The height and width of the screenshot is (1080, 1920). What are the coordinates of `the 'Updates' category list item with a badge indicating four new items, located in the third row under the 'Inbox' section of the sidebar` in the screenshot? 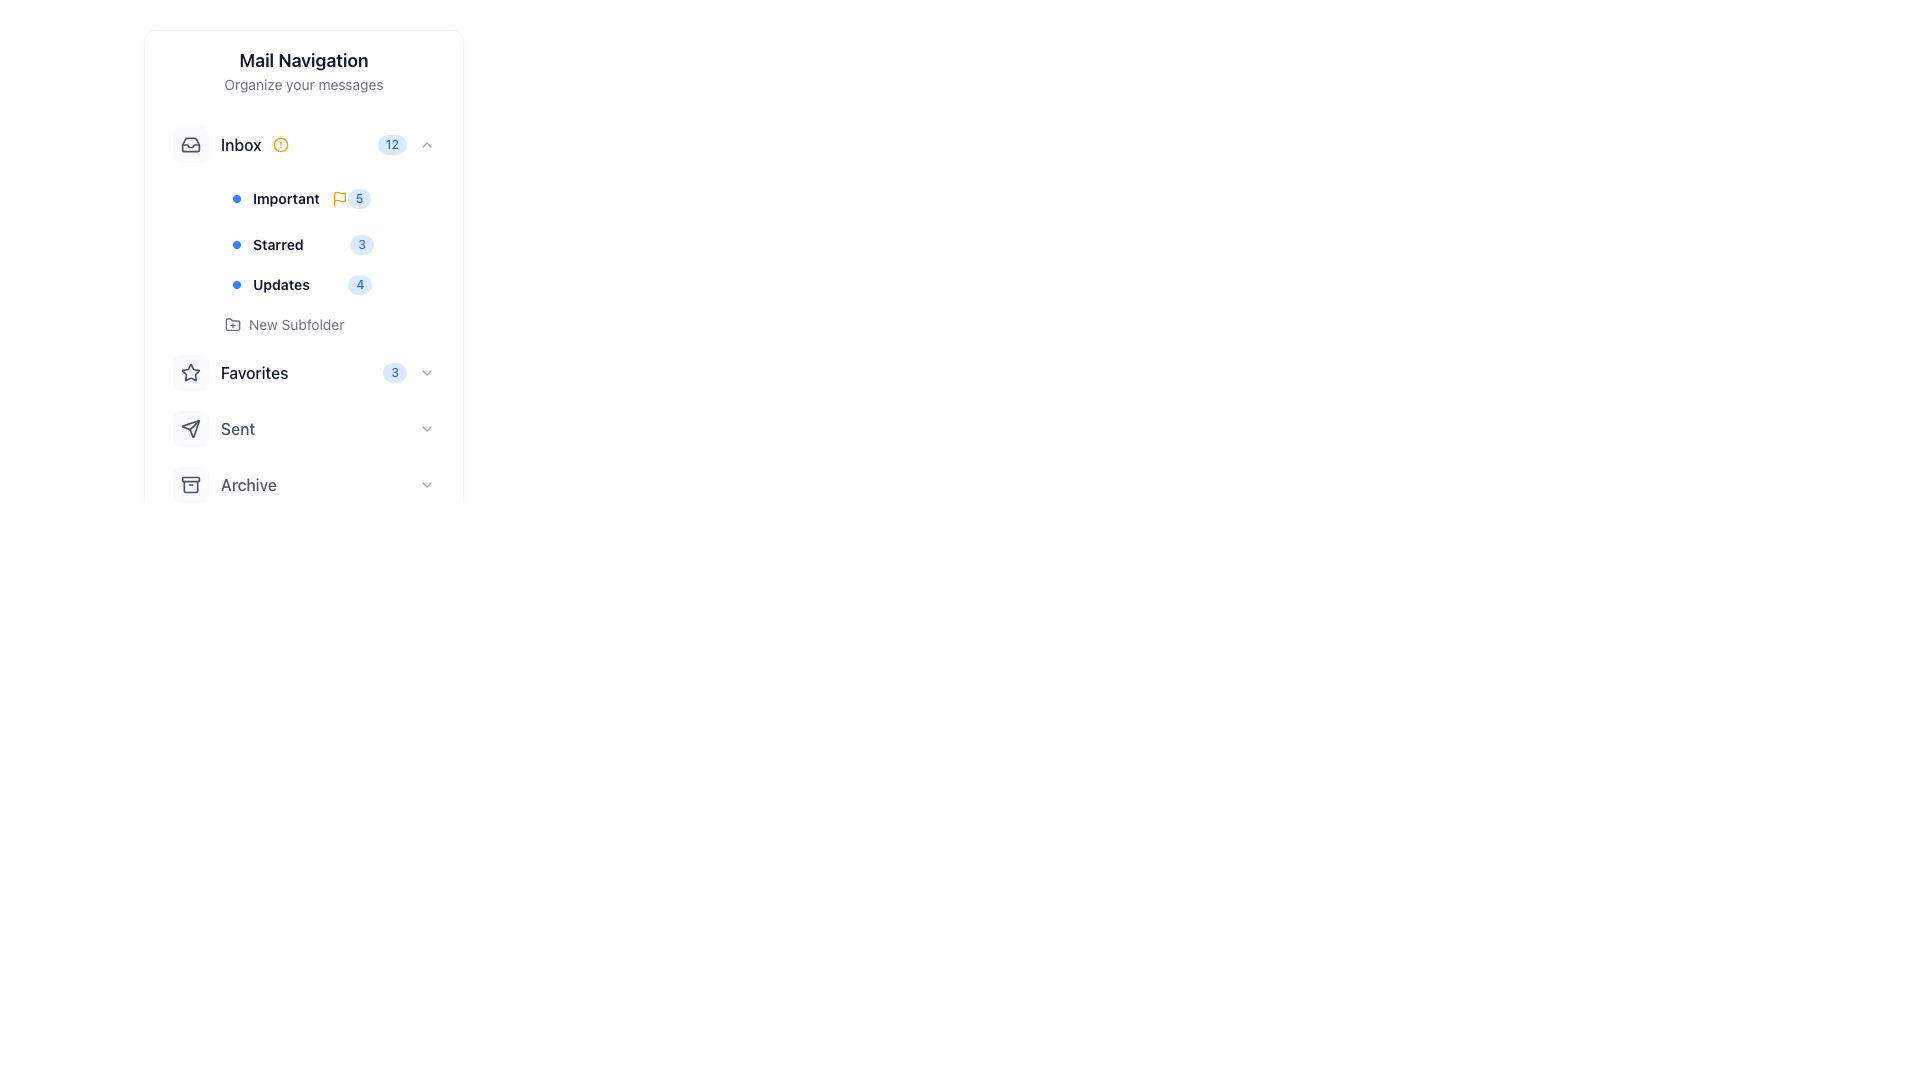 It's located at (327, 285).